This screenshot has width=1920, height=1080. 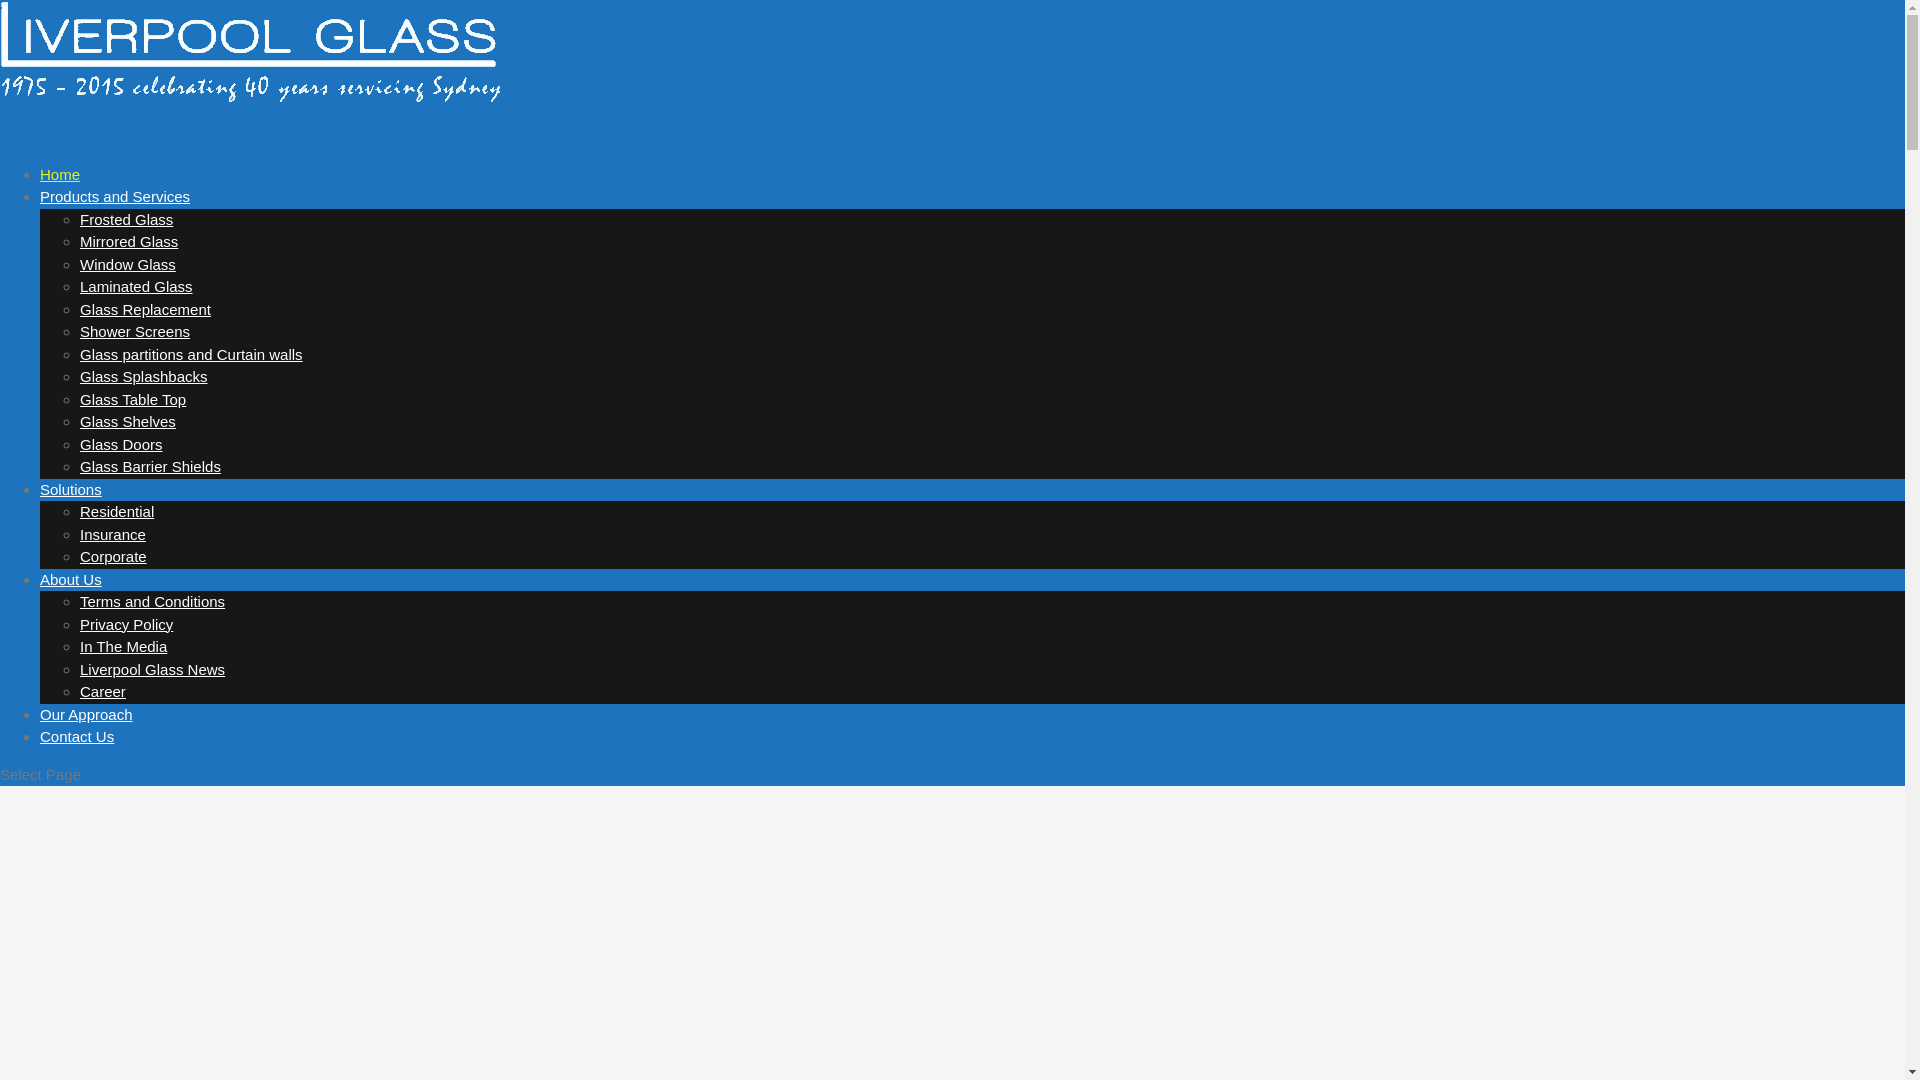 What do you see at coordinates (132, 398) in the screenshot?
I see `'Glass Table Top'` at bounding box center [132, 398].